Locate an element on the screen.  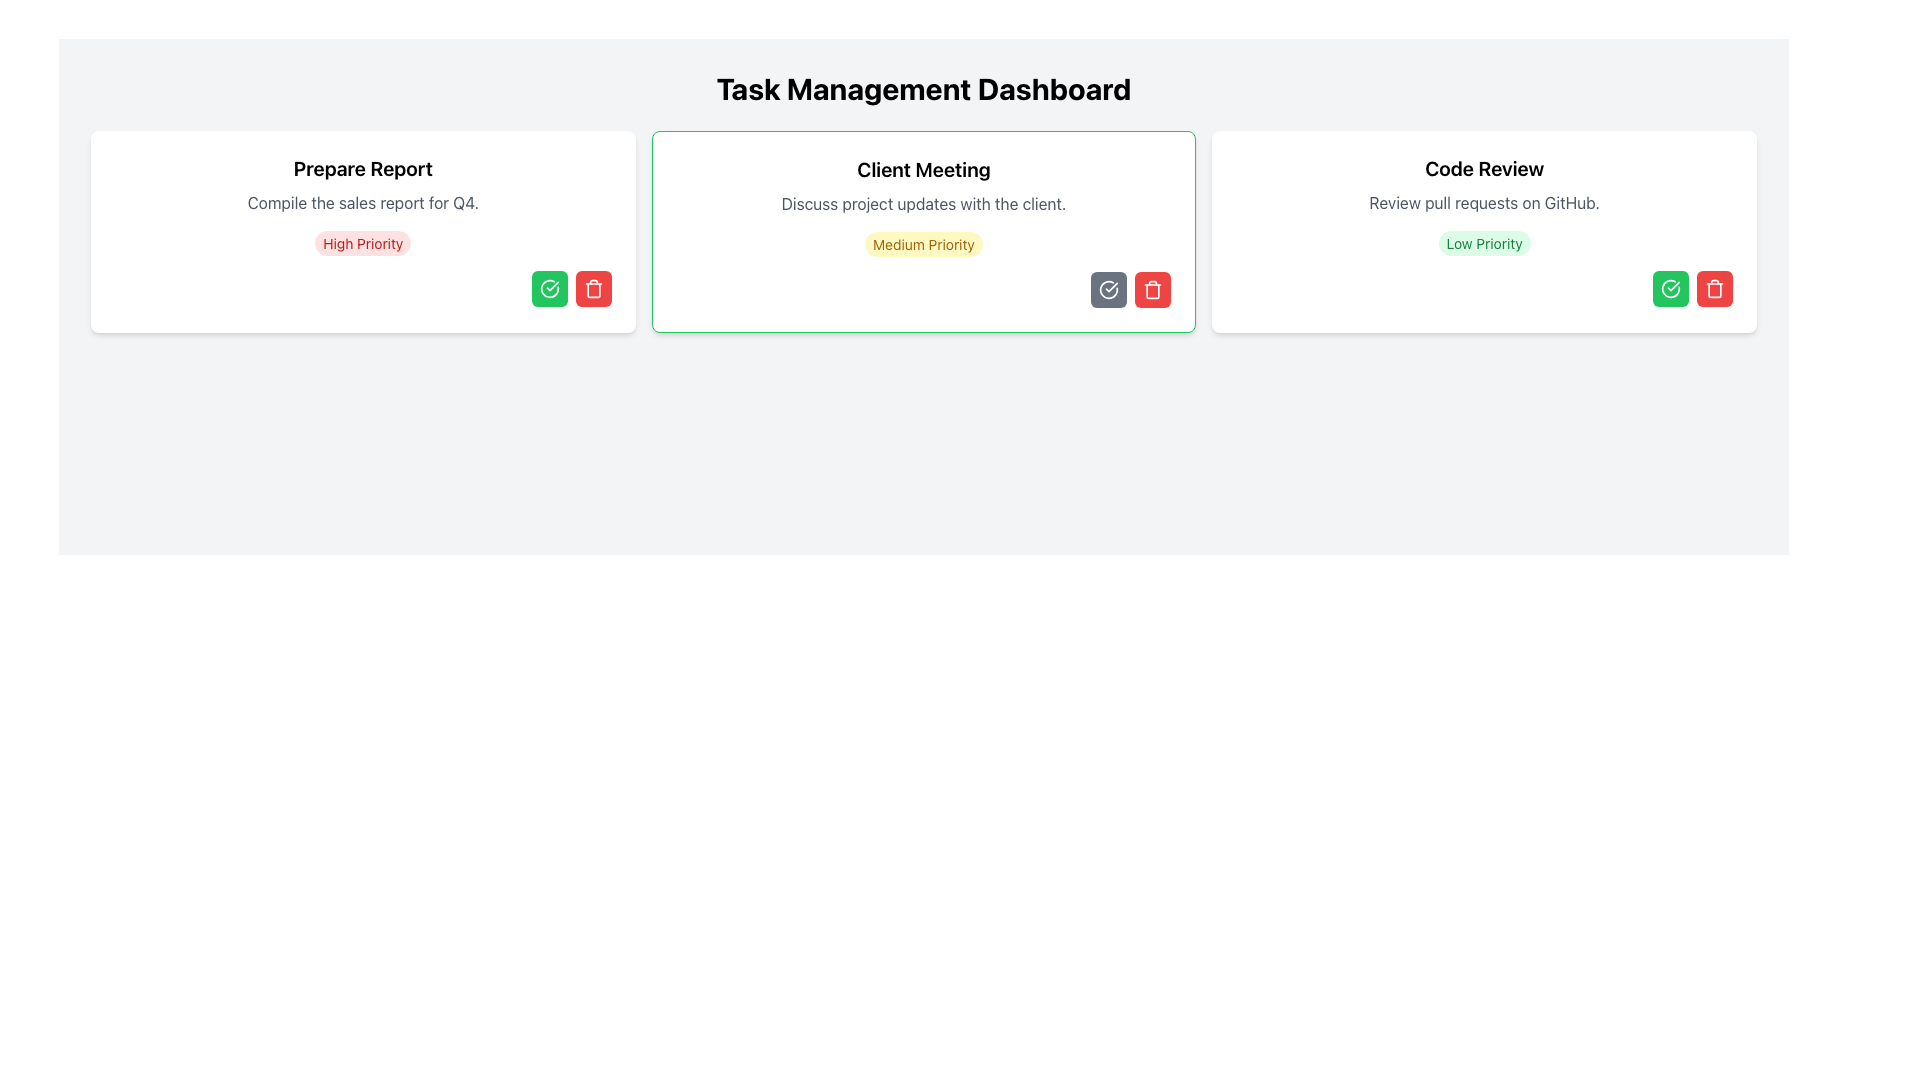
the middle card component in the task management dashboard is located at coordinates (922, 230).